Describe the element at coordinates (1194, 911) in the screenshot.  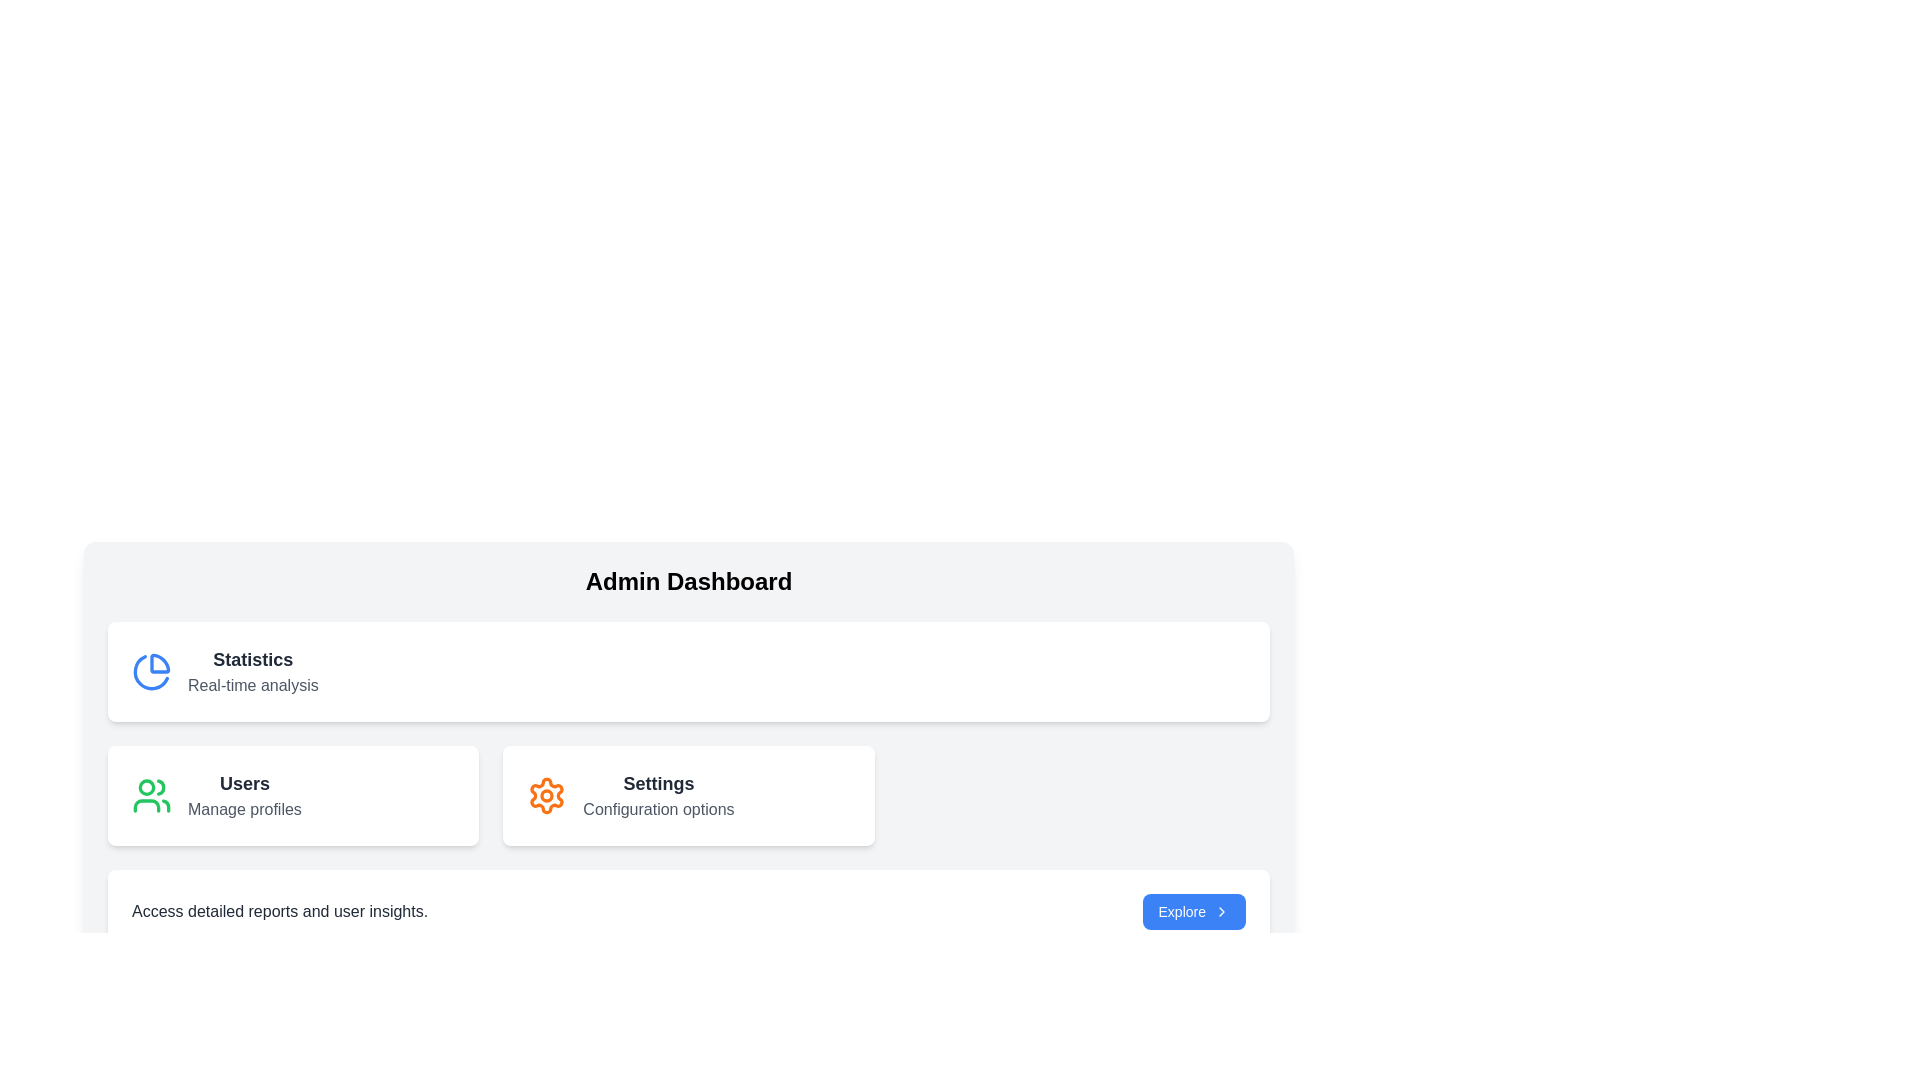
I see `the forward navigation button located at the bottom-right corner of the panel` at that location.